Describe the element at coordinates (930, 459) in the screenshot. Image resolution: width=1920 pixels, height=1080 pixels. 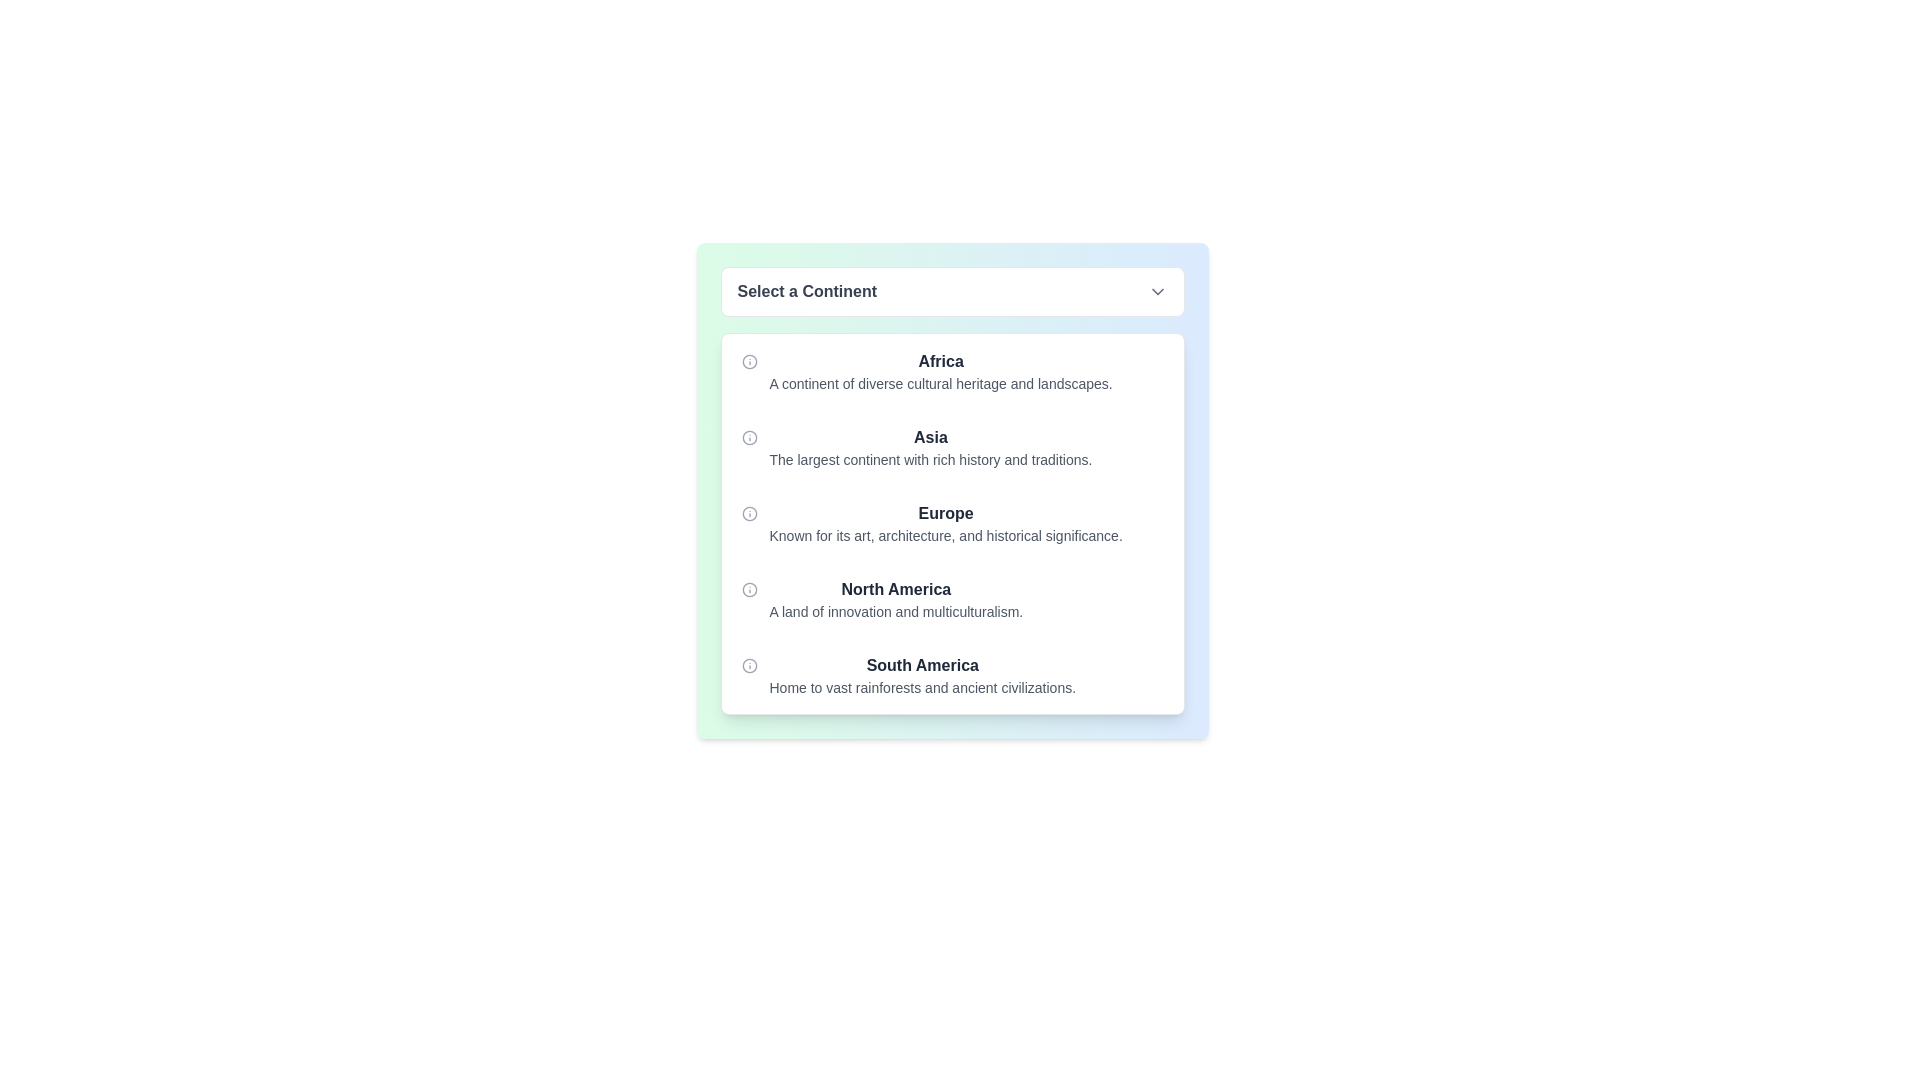
I see `the informational description text label located directly beneath the bold title 'Asia' in the list view titled 'Select a Continent'` at that location.